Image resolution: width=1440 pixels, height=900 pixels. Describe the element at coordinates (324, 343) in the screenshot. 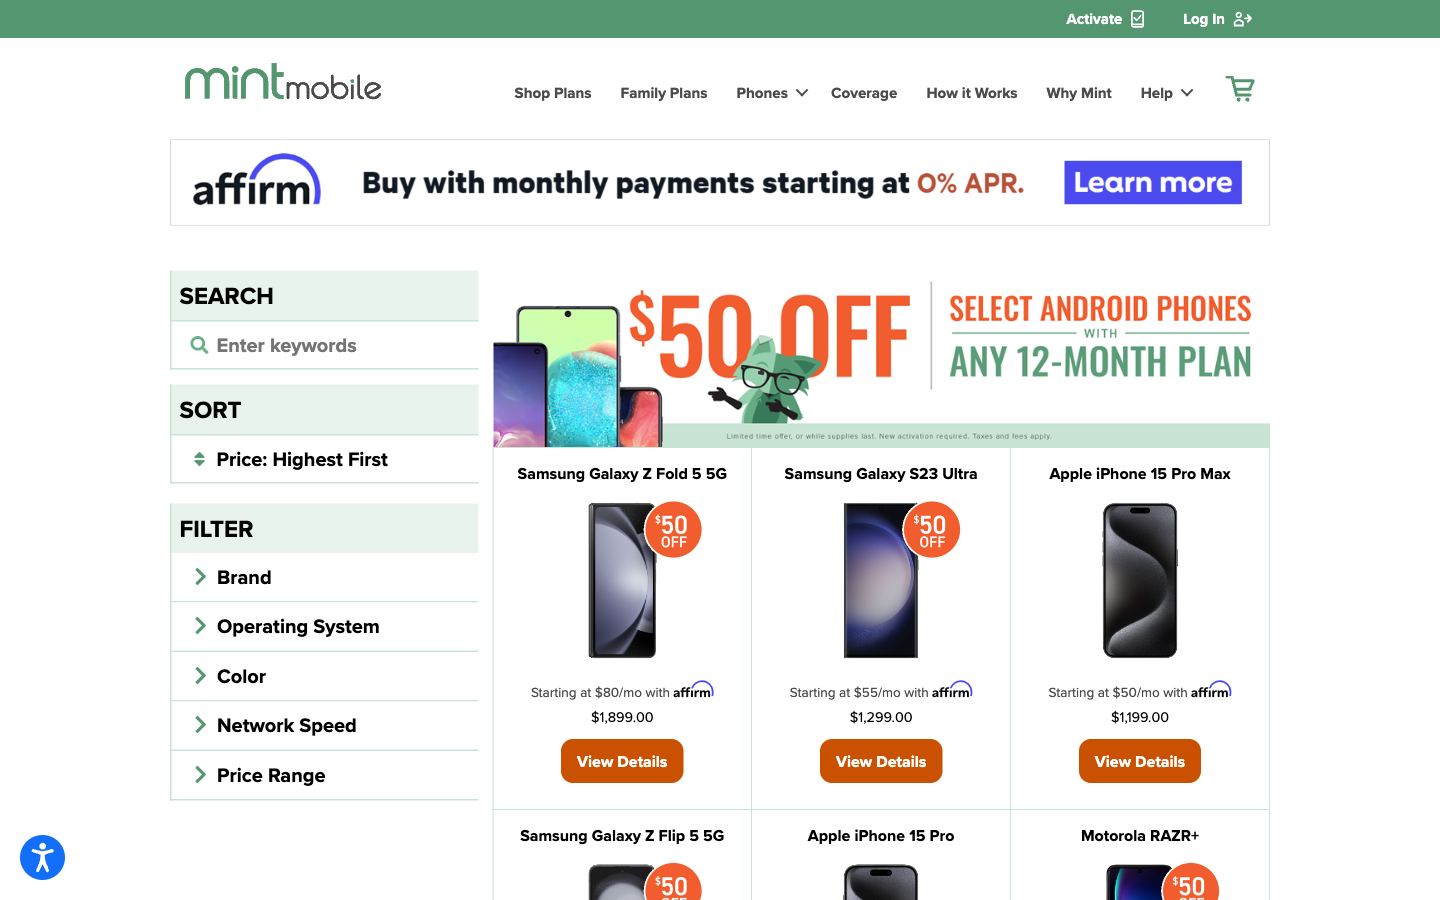

I see `Search for all Samsung Phone` at that location.